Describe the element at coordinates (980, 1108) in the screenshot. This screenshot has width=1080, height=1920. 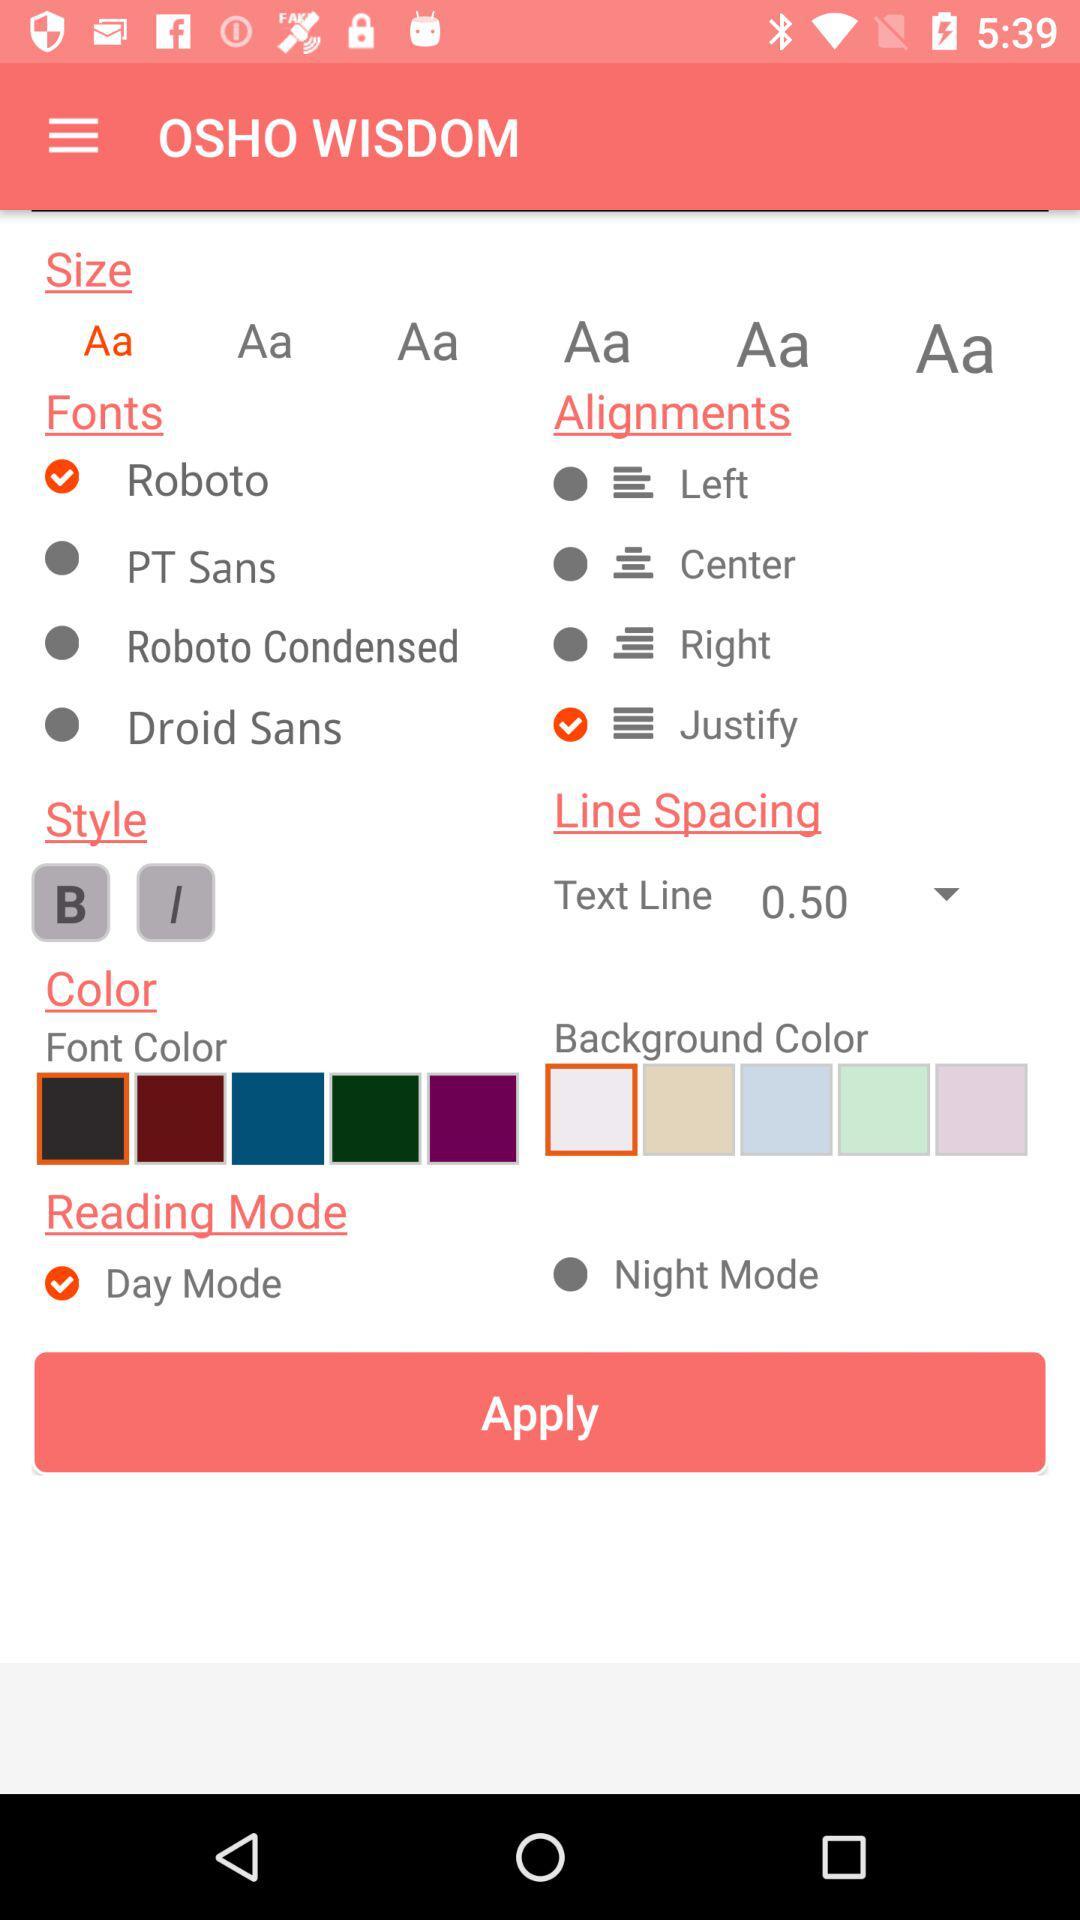
I see `changes the background color to a light brown` at that location.